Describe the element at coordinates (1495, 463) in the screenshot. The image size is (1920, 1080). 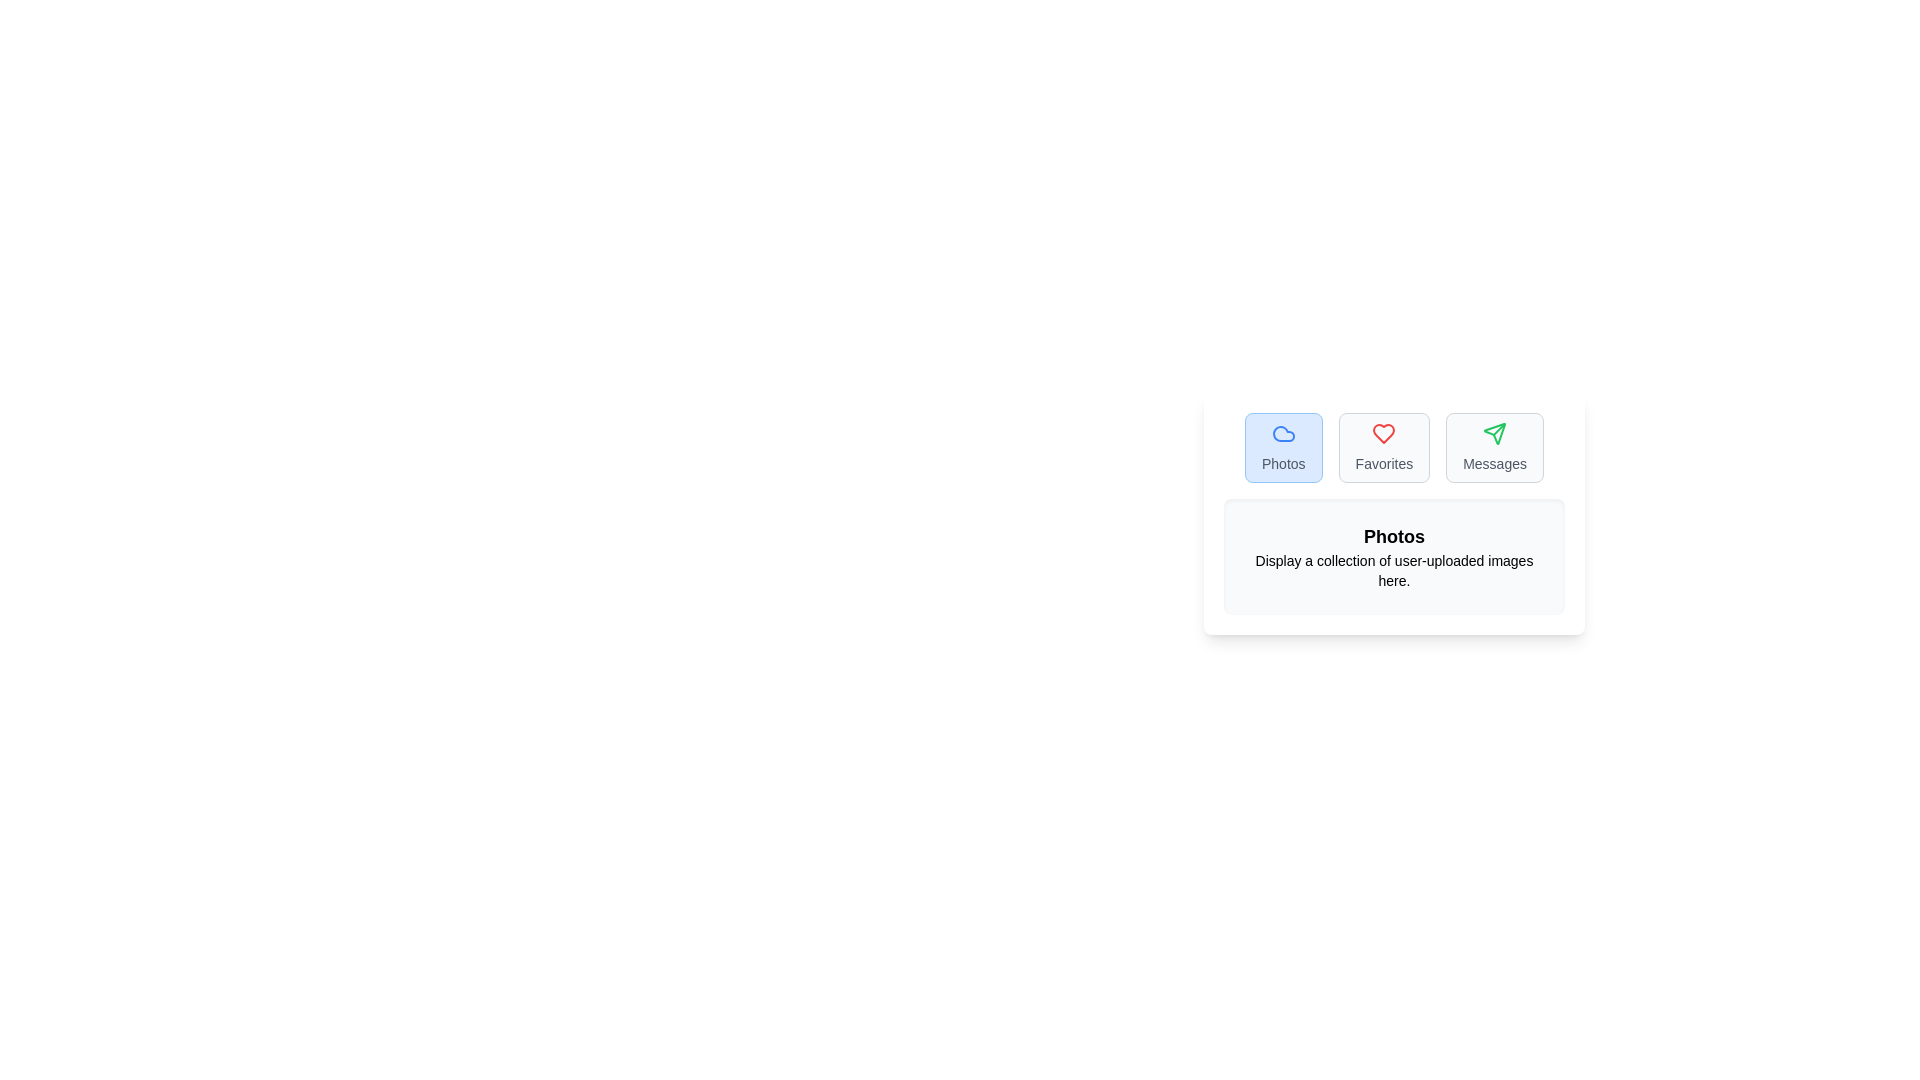
I see `the label that describes the purpose of the 'Messages' button, which is positioned below the associated icon` at that location.